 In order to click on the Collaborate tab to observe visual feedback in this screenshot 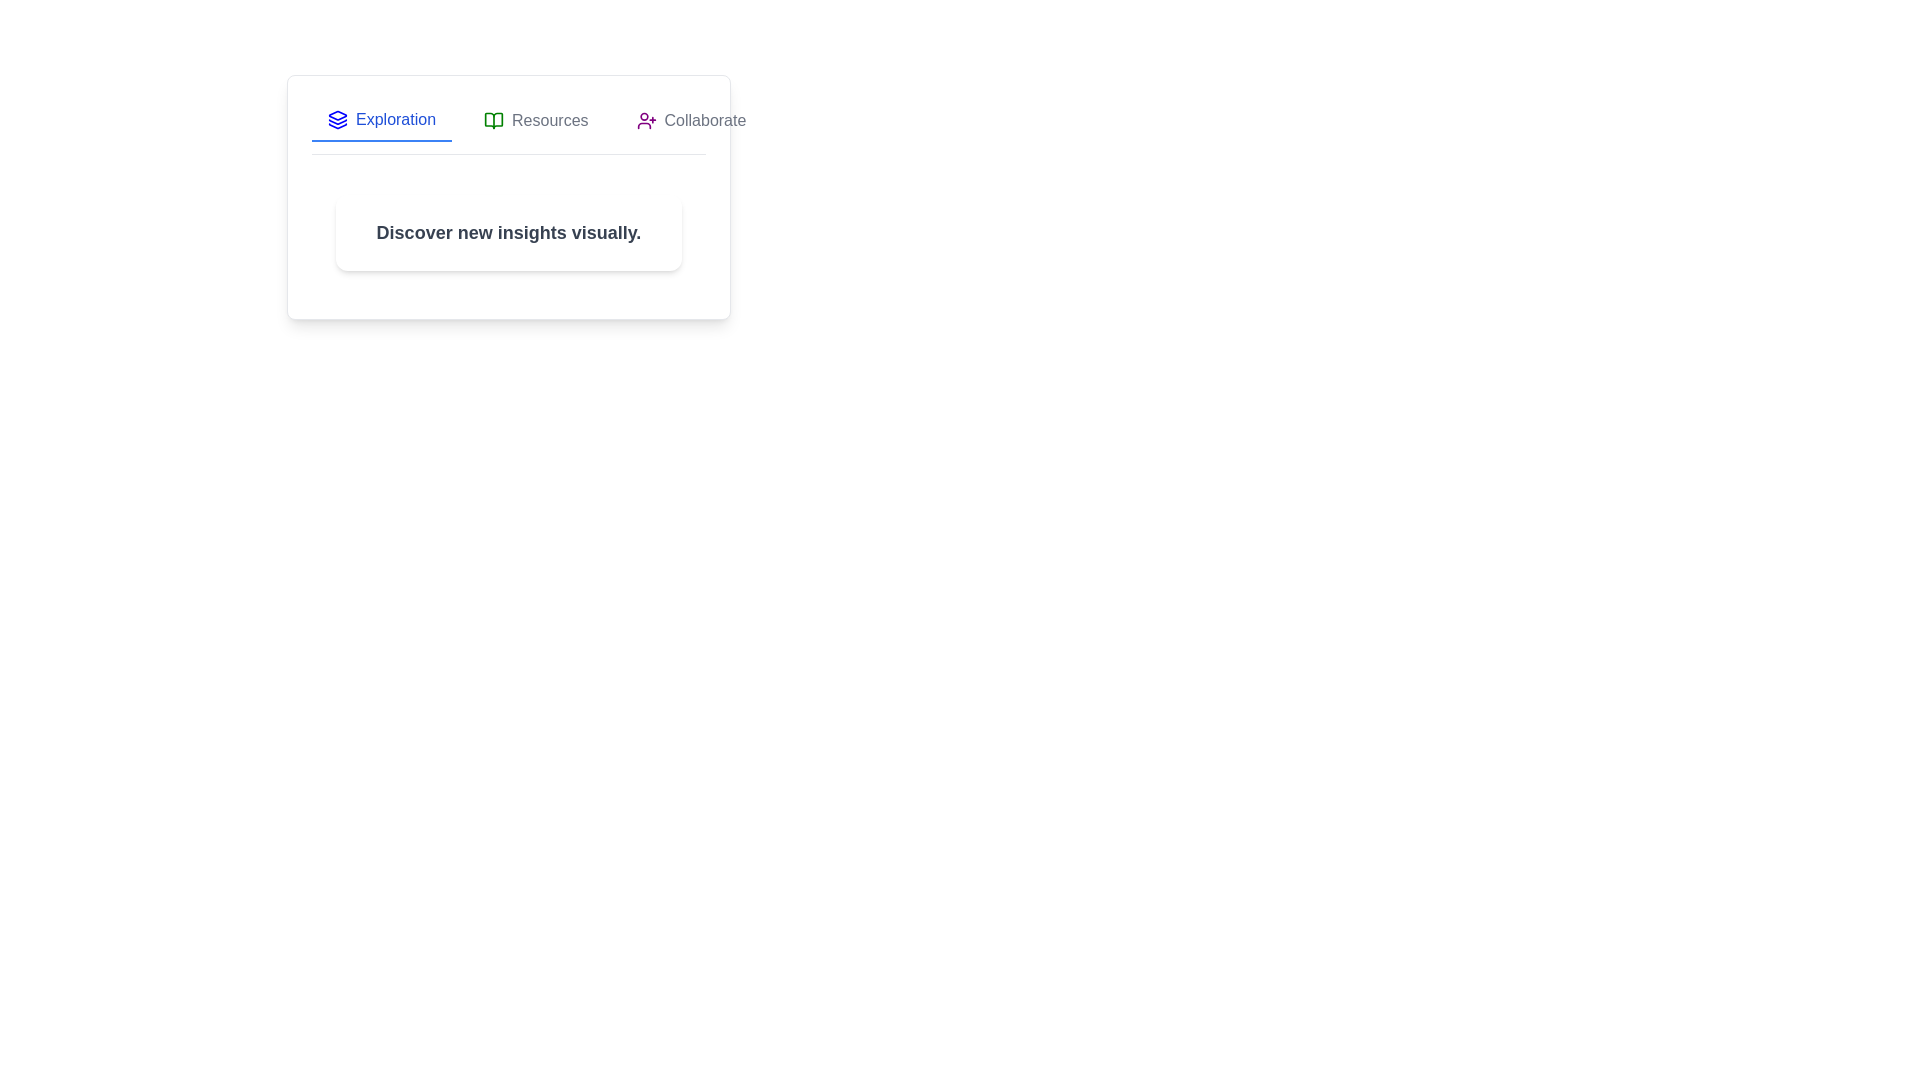, I will do `click(691, 120)`.